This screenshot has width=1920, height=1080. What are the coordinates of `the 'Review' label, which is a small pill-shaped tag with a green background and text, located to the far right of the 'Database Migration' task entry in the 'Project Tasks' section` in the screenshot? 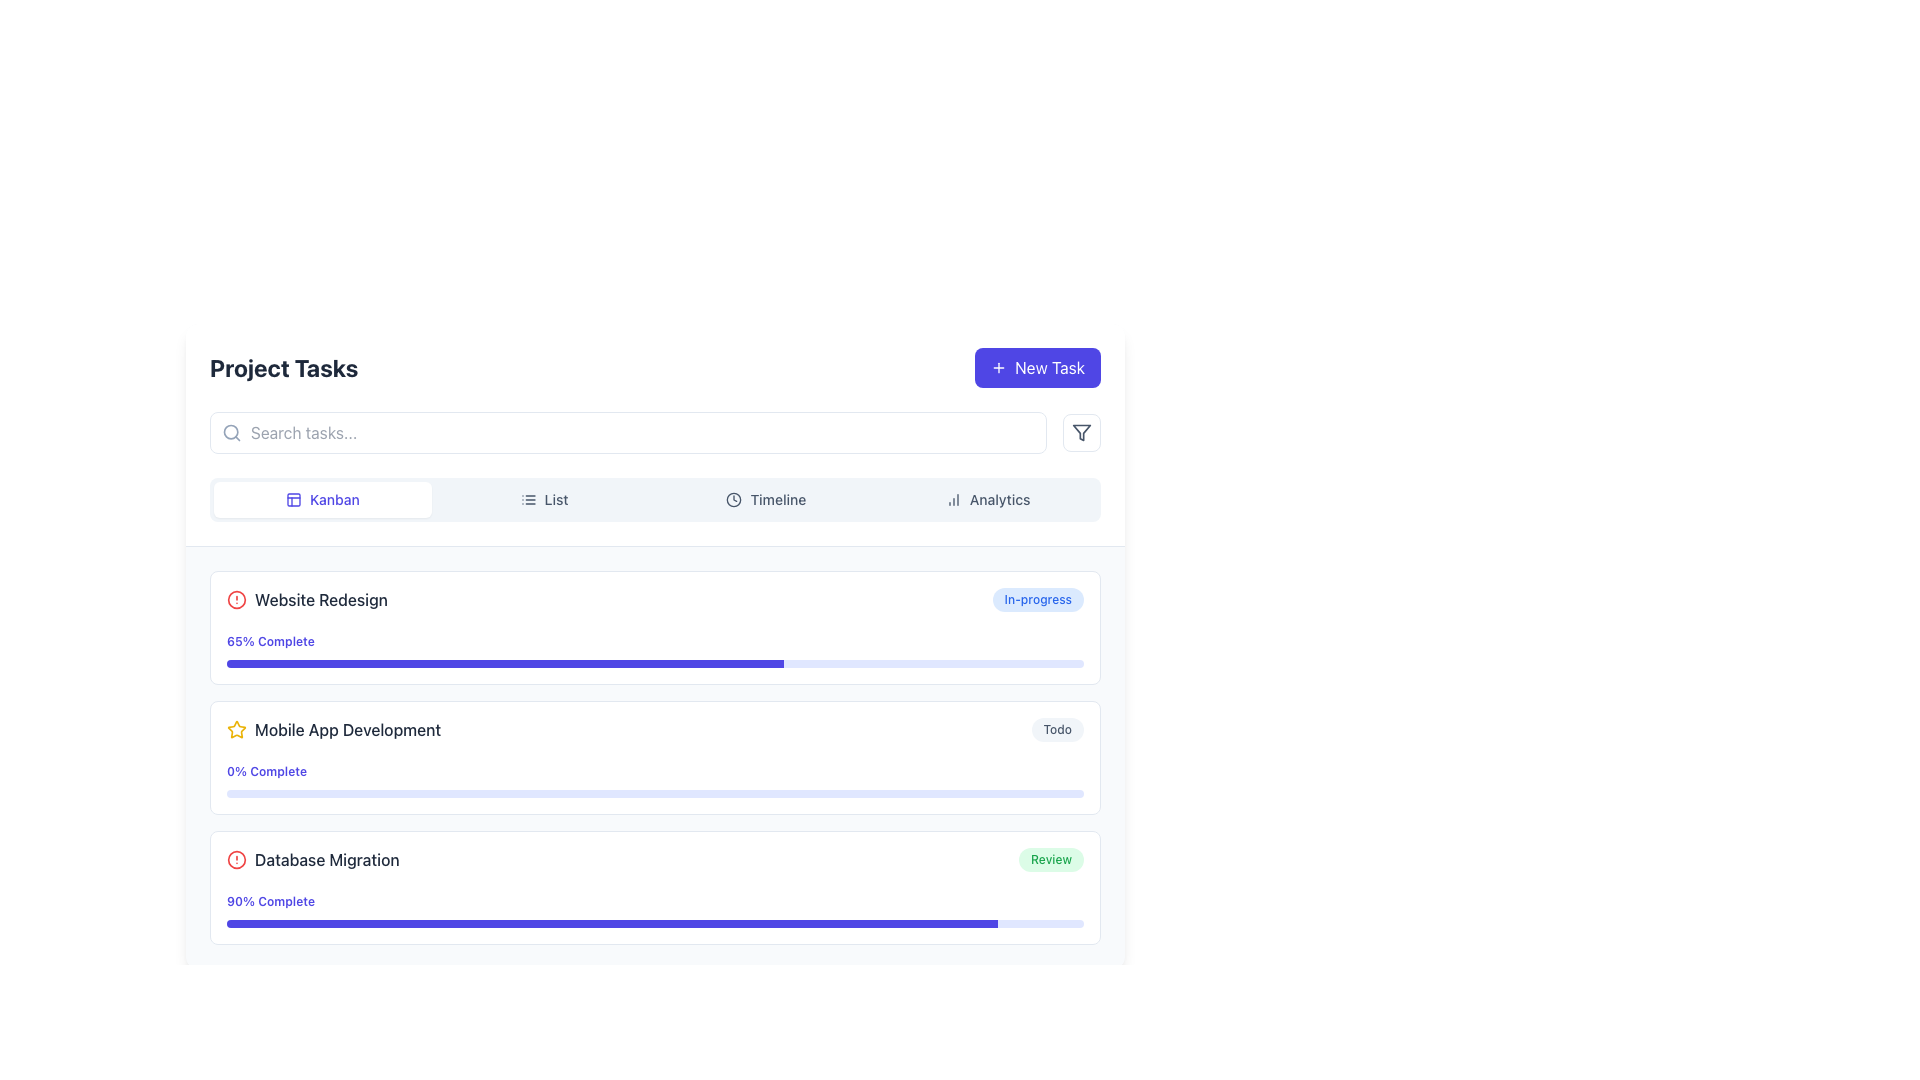 It's located at (1050, 859).